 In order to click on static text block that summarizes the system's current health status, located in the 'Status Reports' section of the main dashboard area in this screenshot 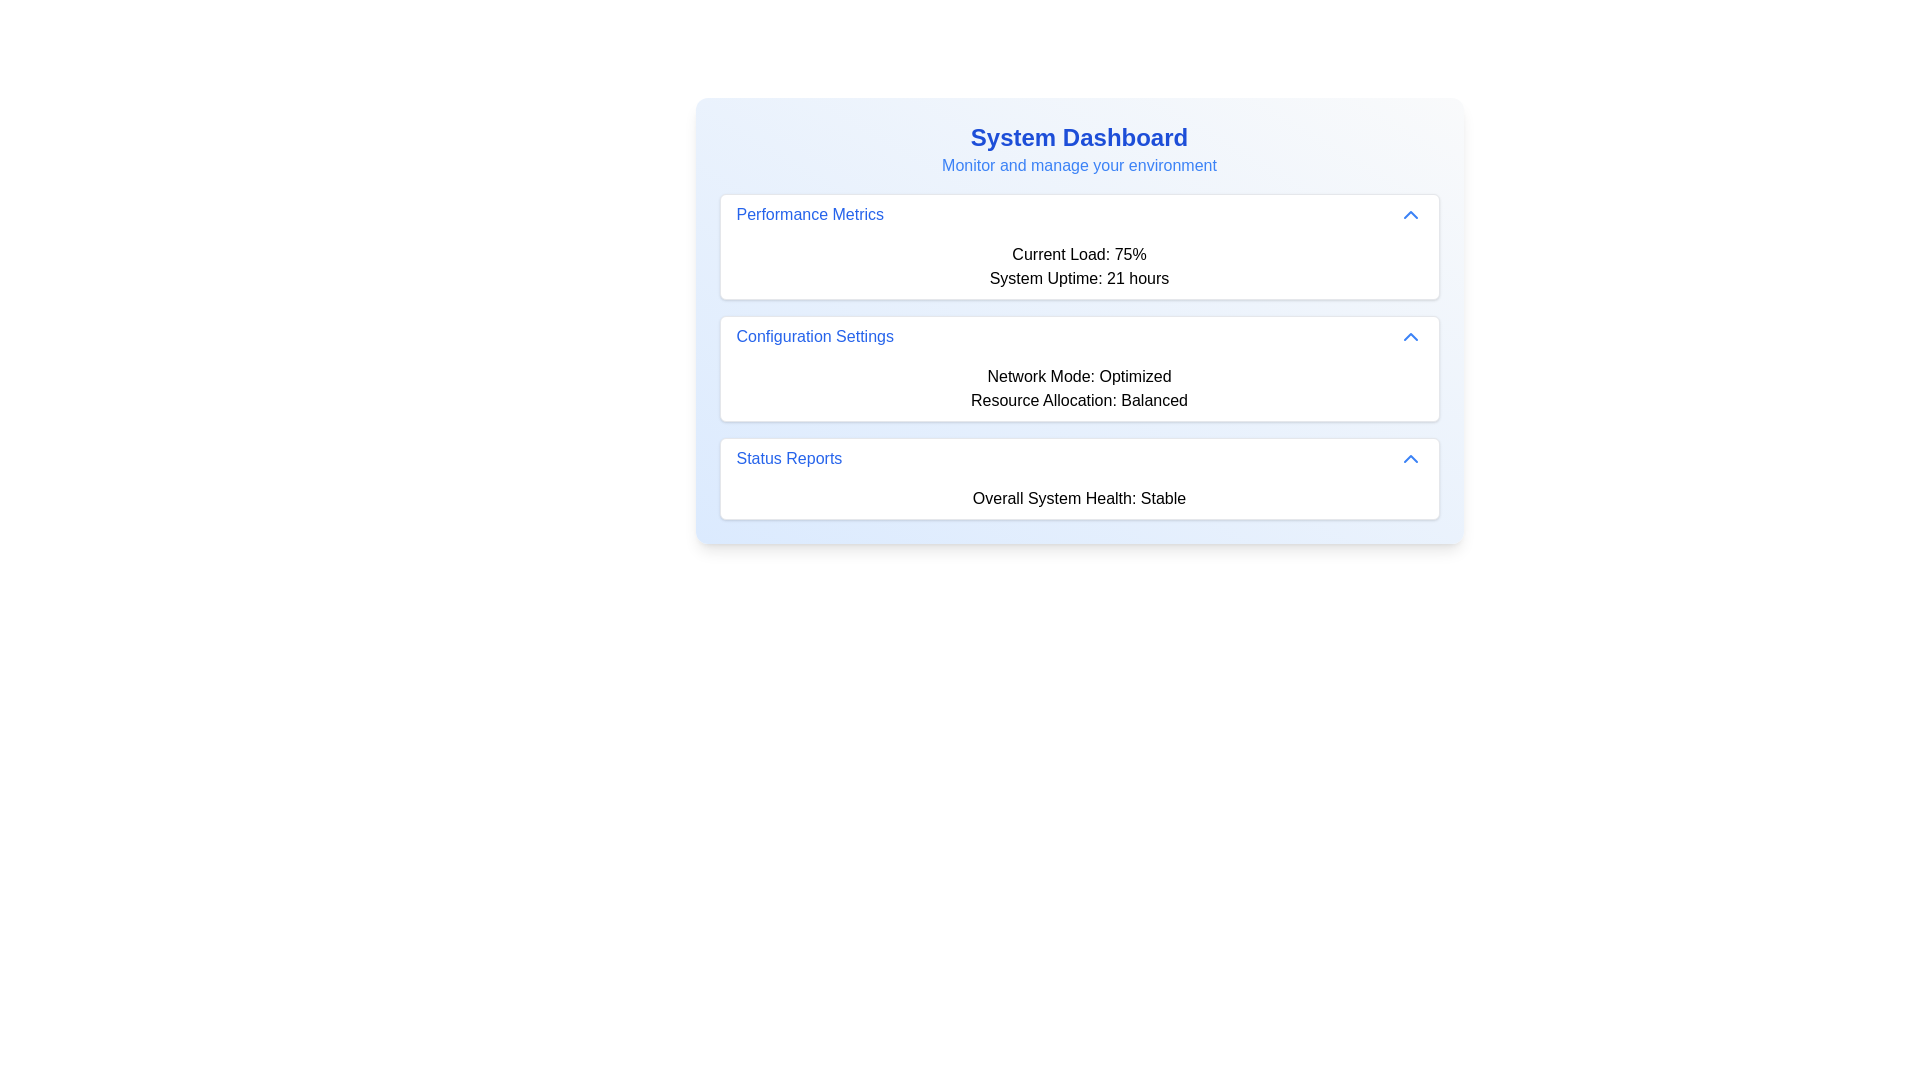, I will do `click(1078, 497)`.